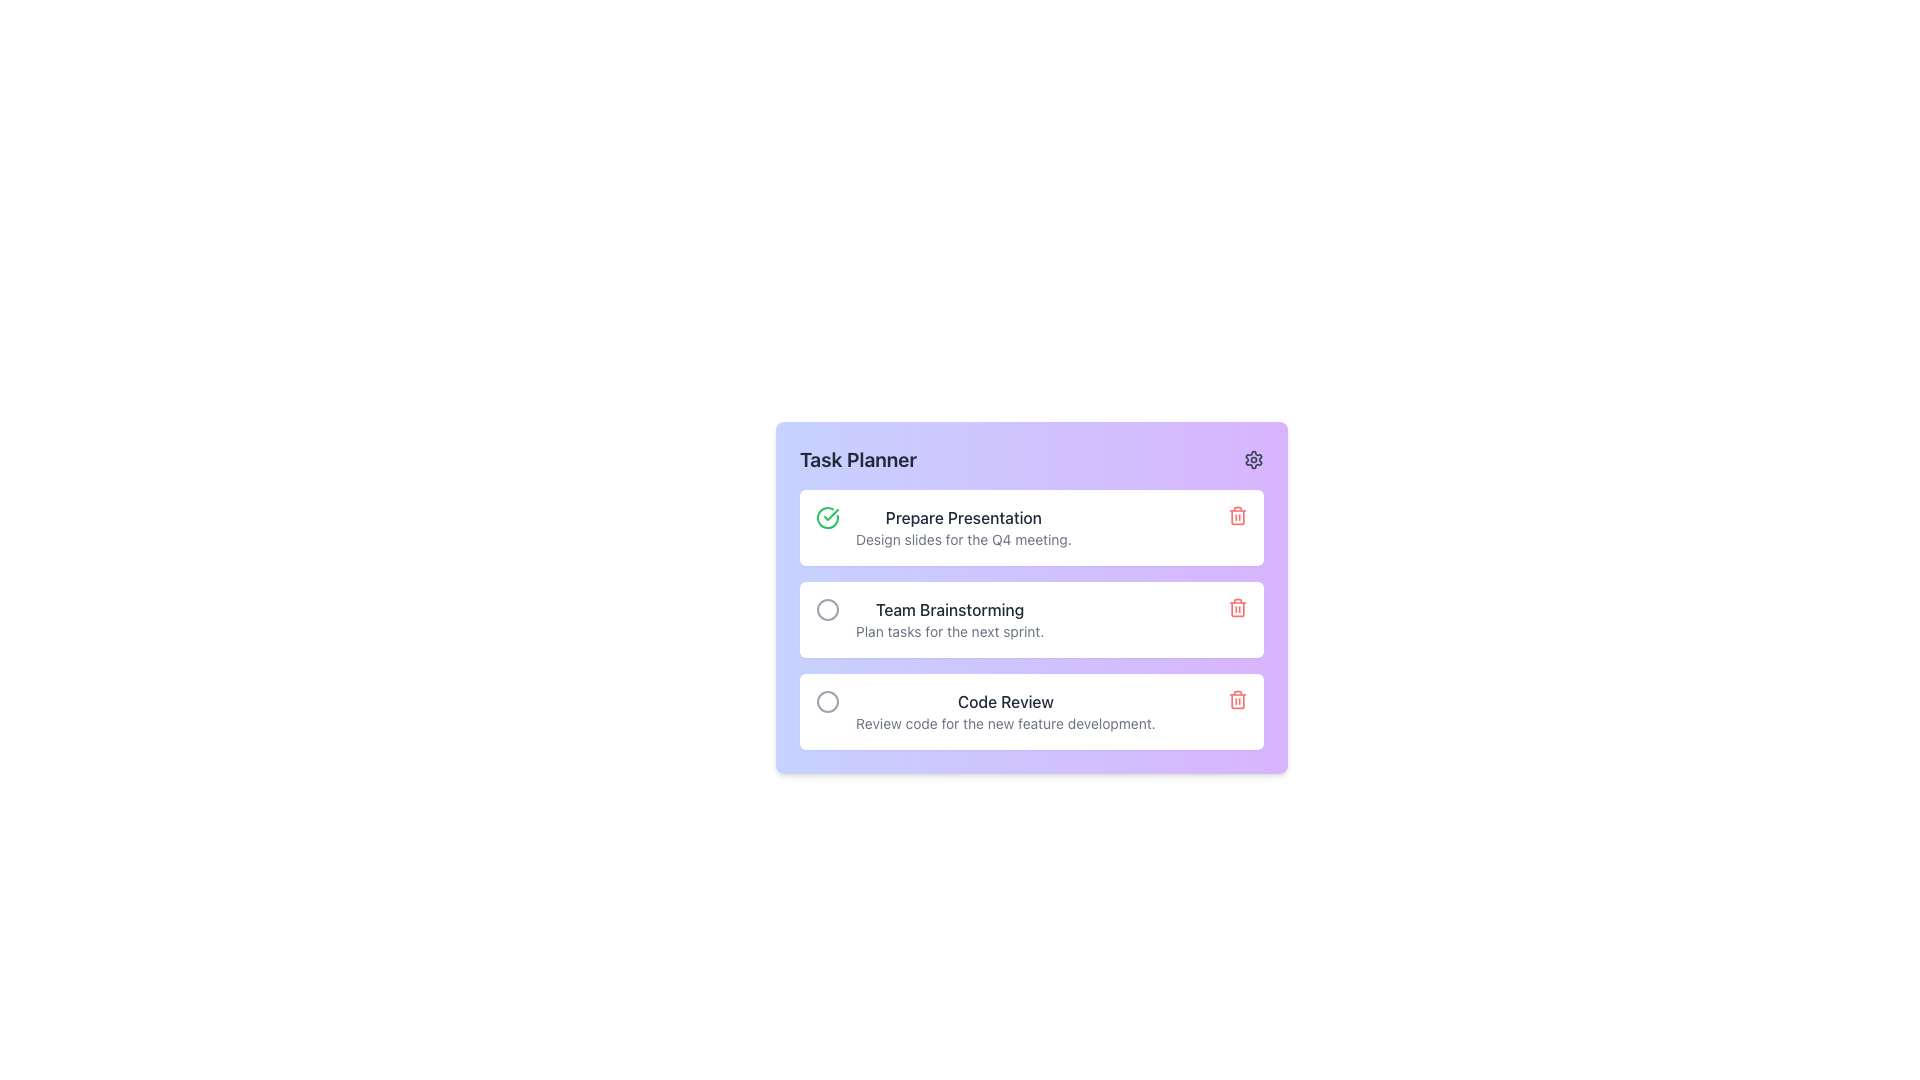  Describe the element at coordinates (828, 701) in the screenshot. I see `the circular icon with a gray outline located in the leftmost position within the third task row under the 'Code Review' task title` at that location.